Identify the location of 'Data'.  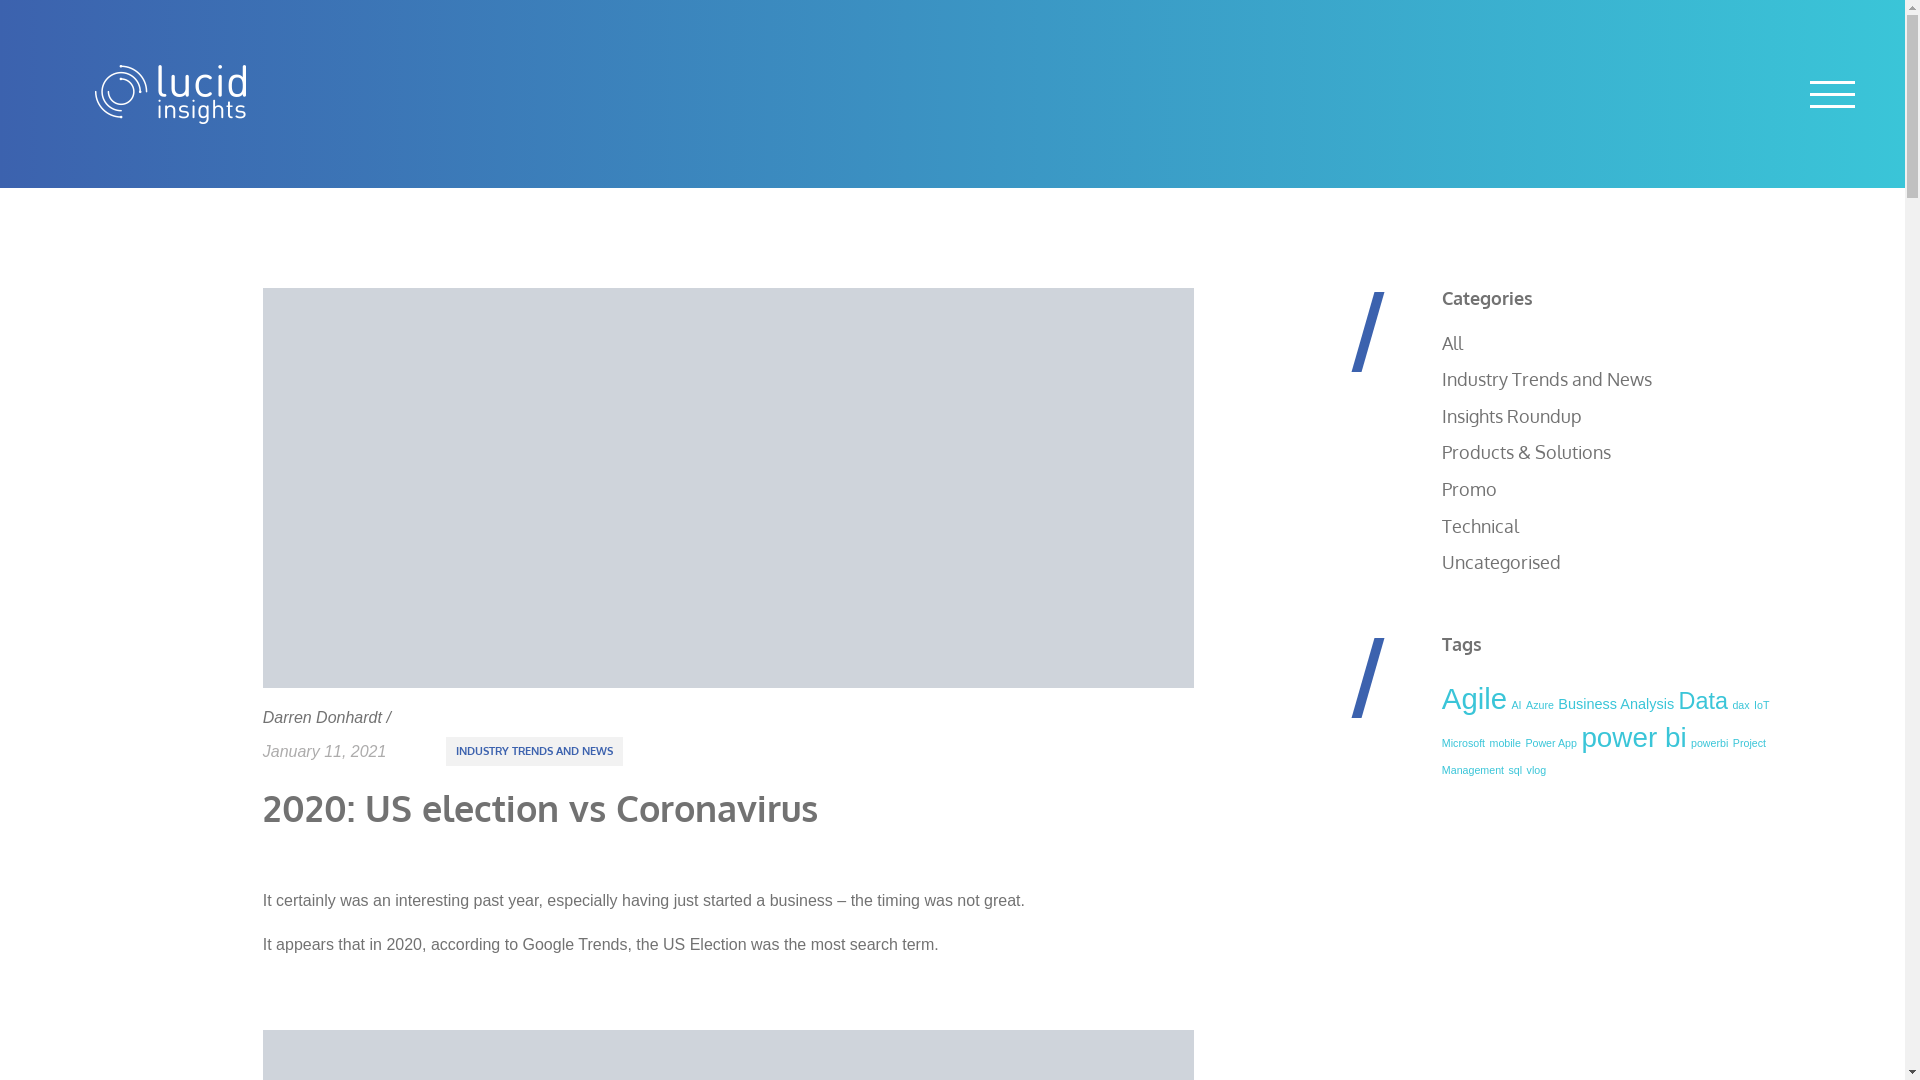
(1702, 700).